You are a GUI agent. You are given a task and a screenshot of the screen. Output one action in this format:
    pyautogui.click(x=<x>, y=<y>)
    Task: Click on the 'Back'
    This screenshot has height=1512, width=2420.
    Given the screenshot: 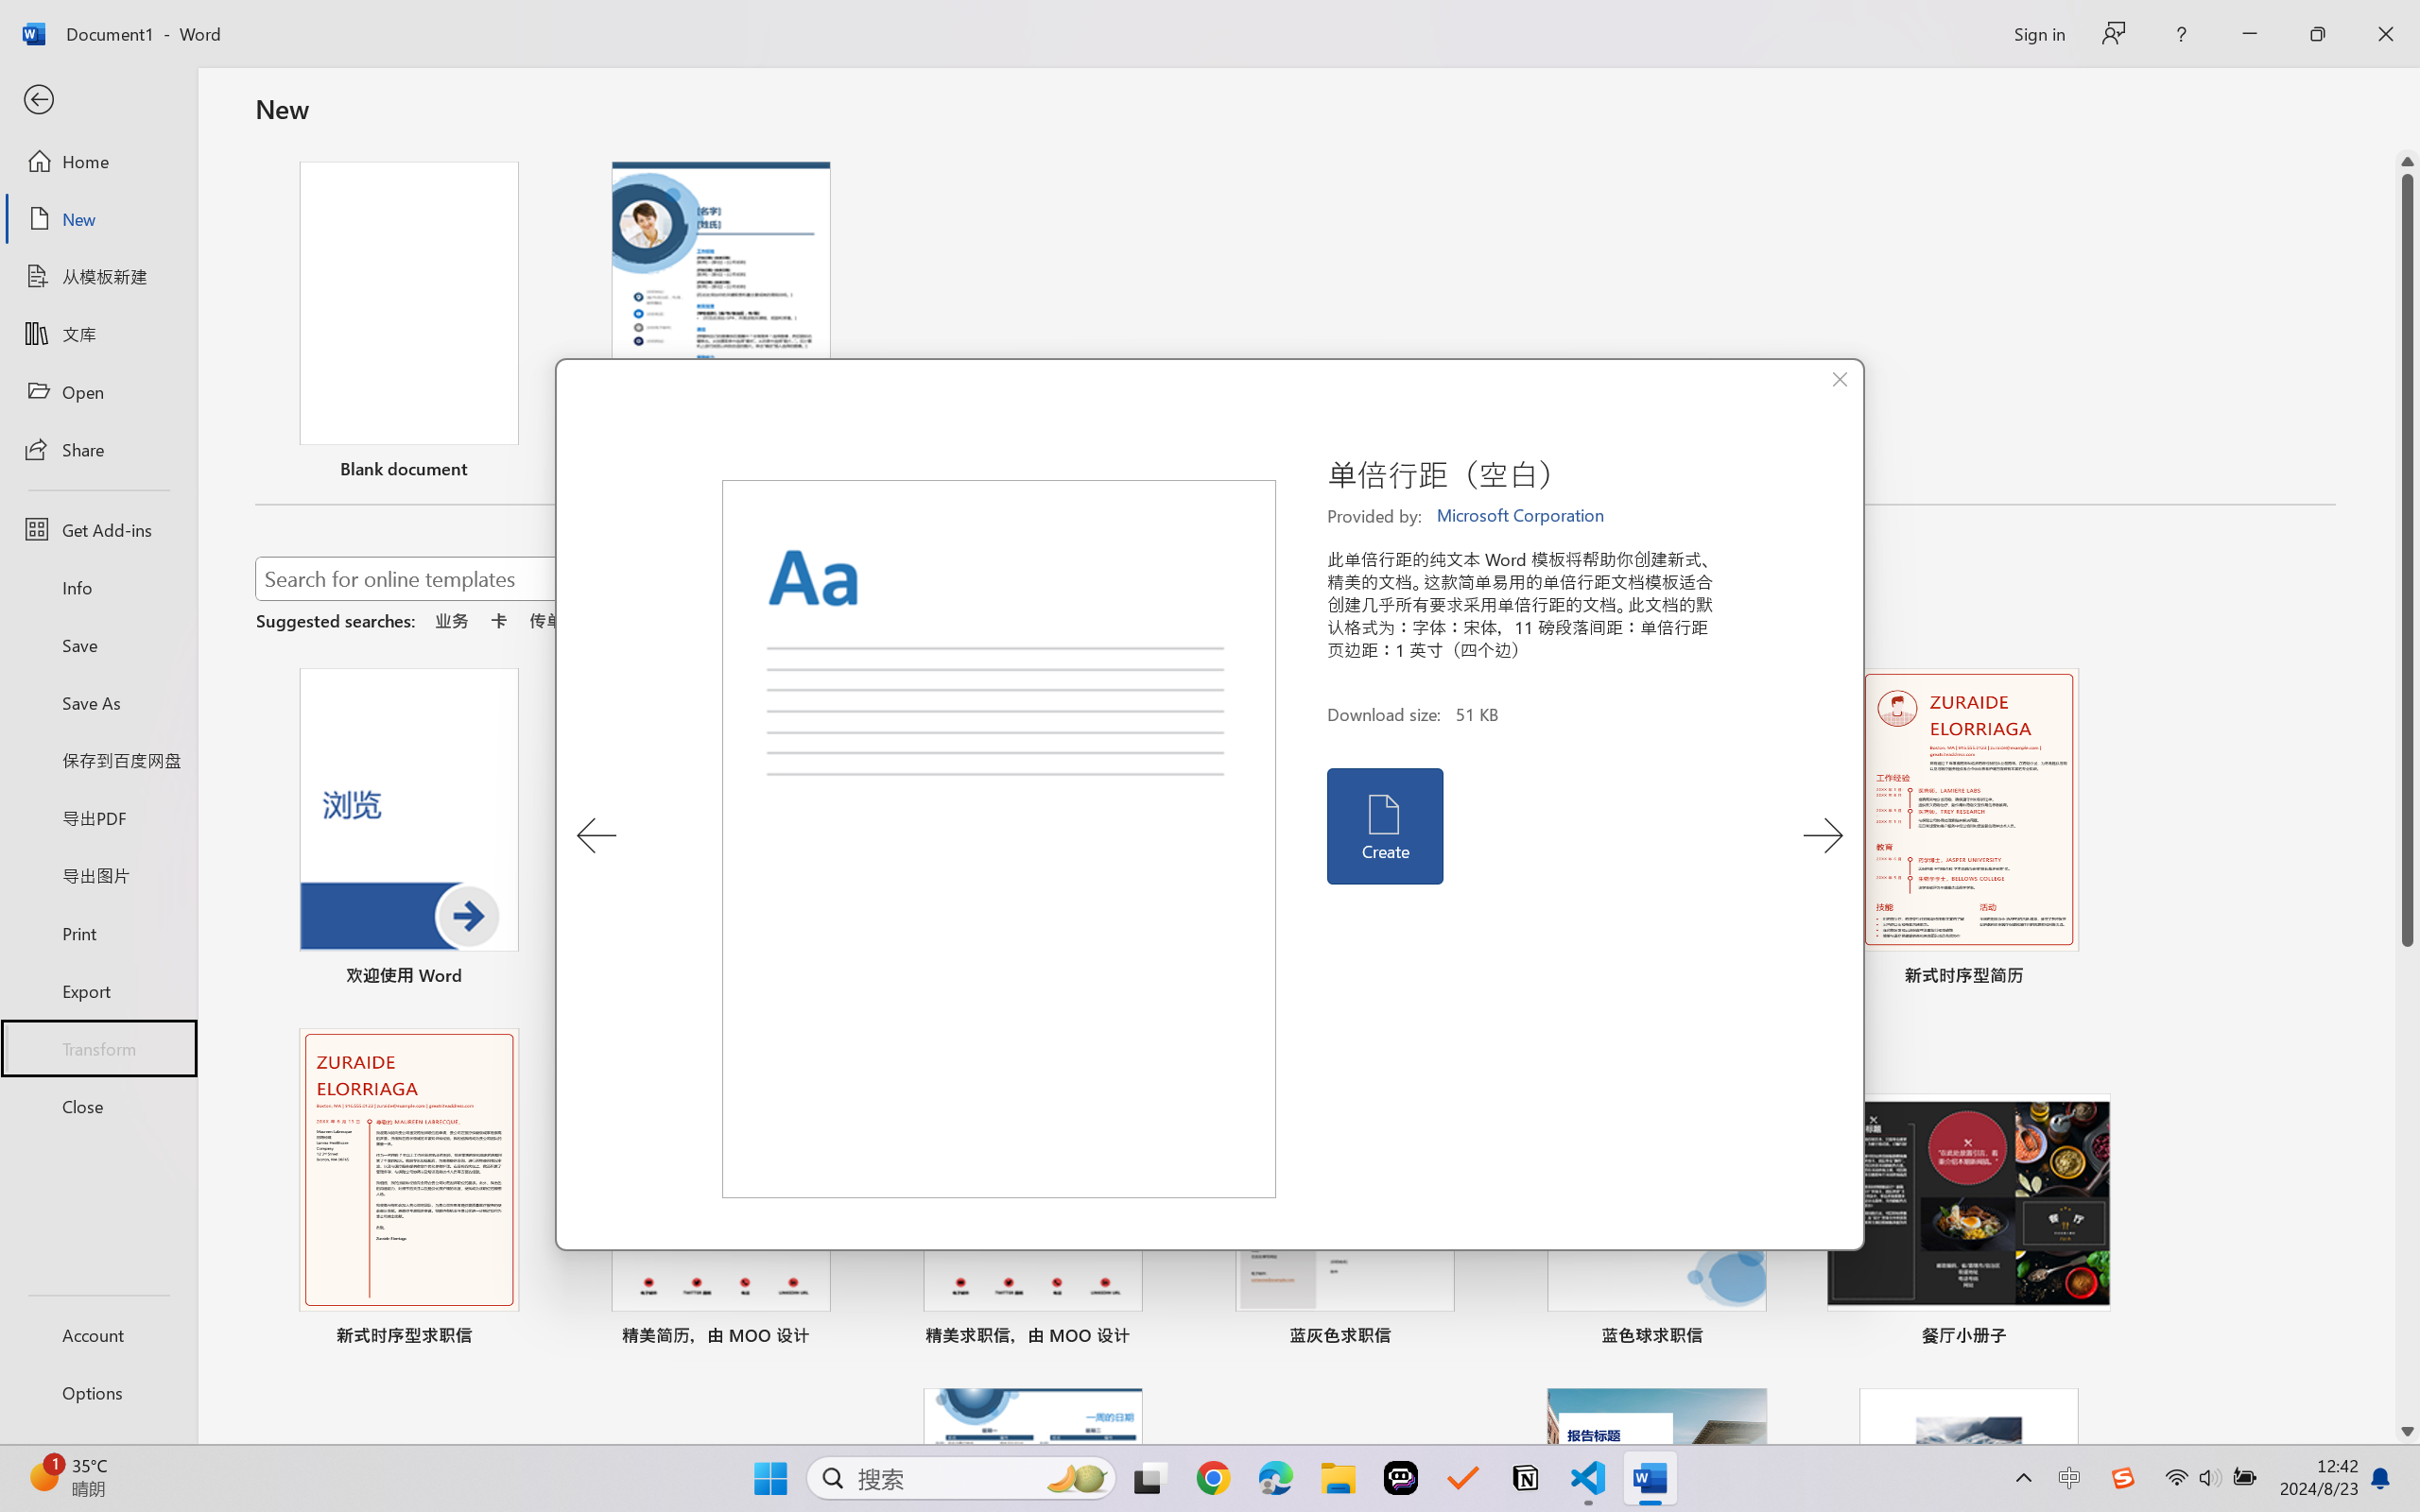 What is the action you would take?
    pyautogui.click(x=97, y=100)
    